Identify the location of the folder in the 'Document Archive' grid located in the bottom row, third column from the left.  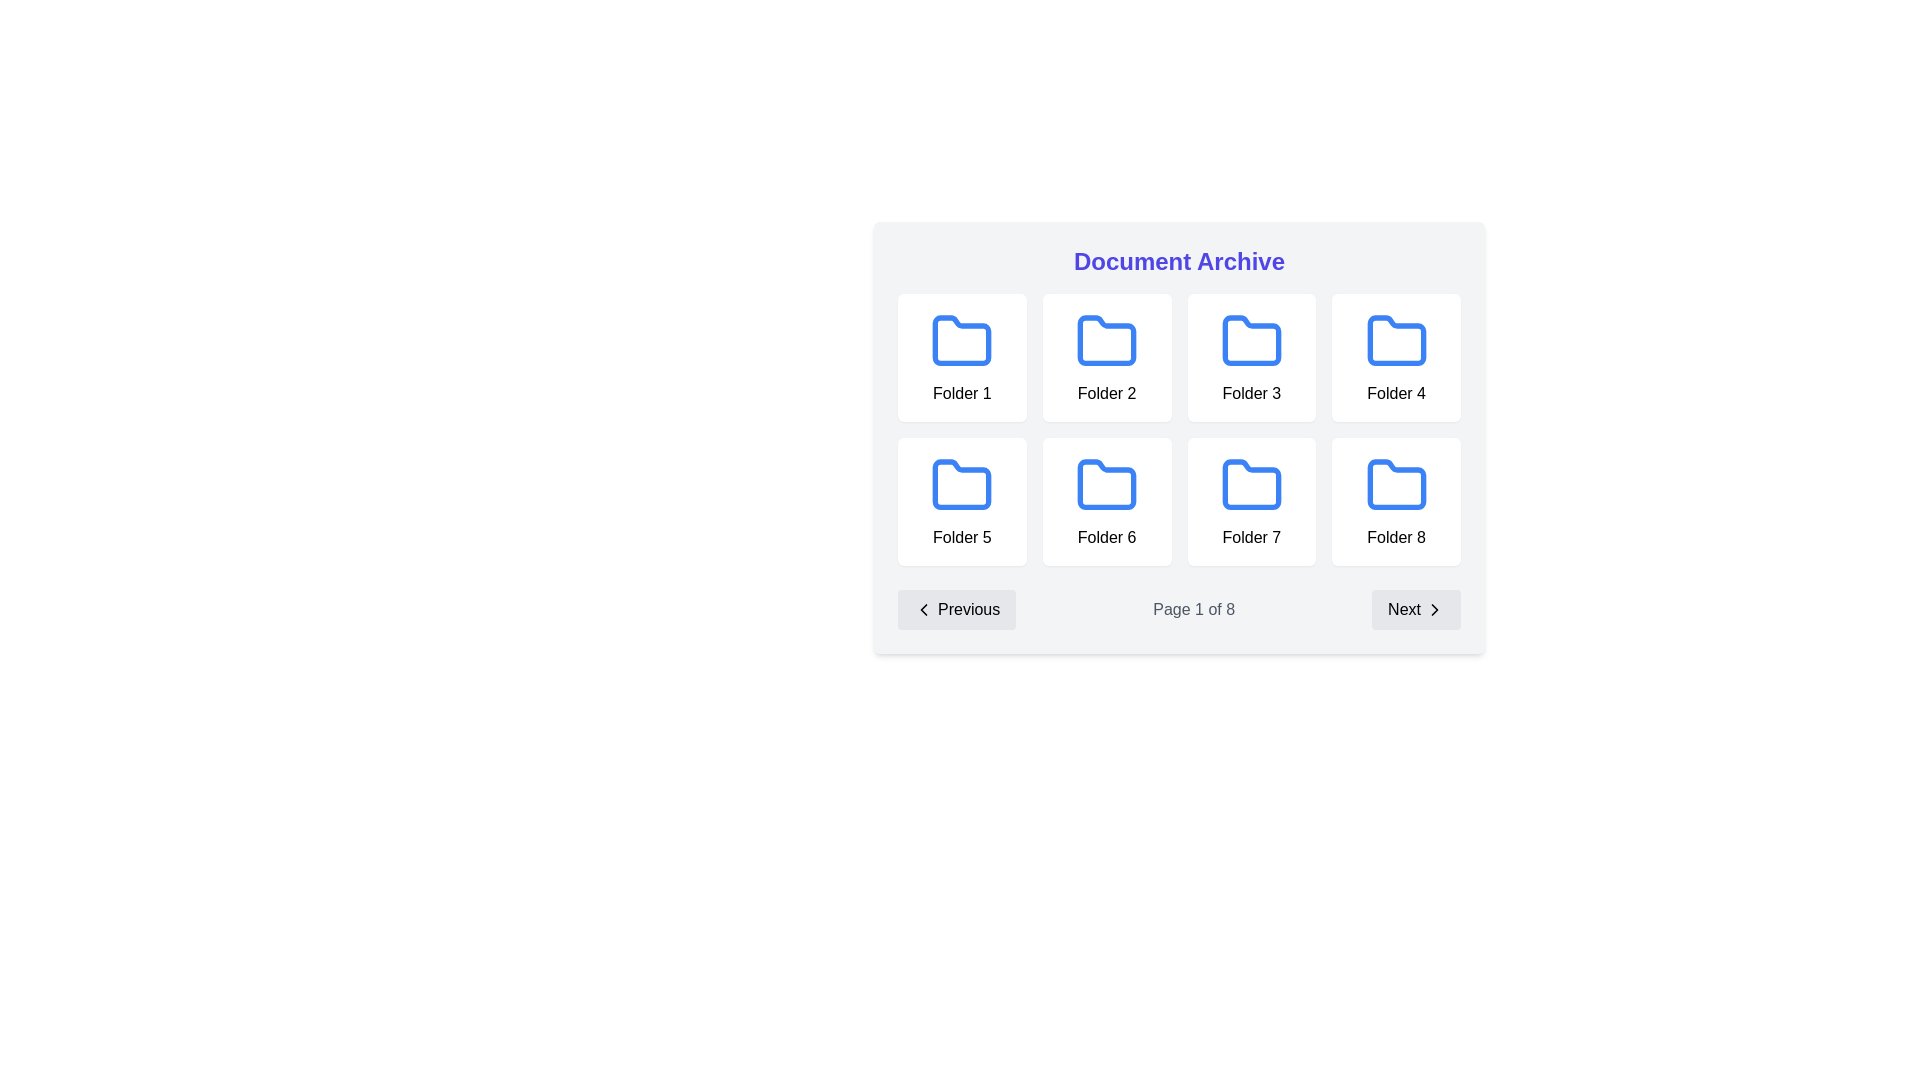
(1250, 500).